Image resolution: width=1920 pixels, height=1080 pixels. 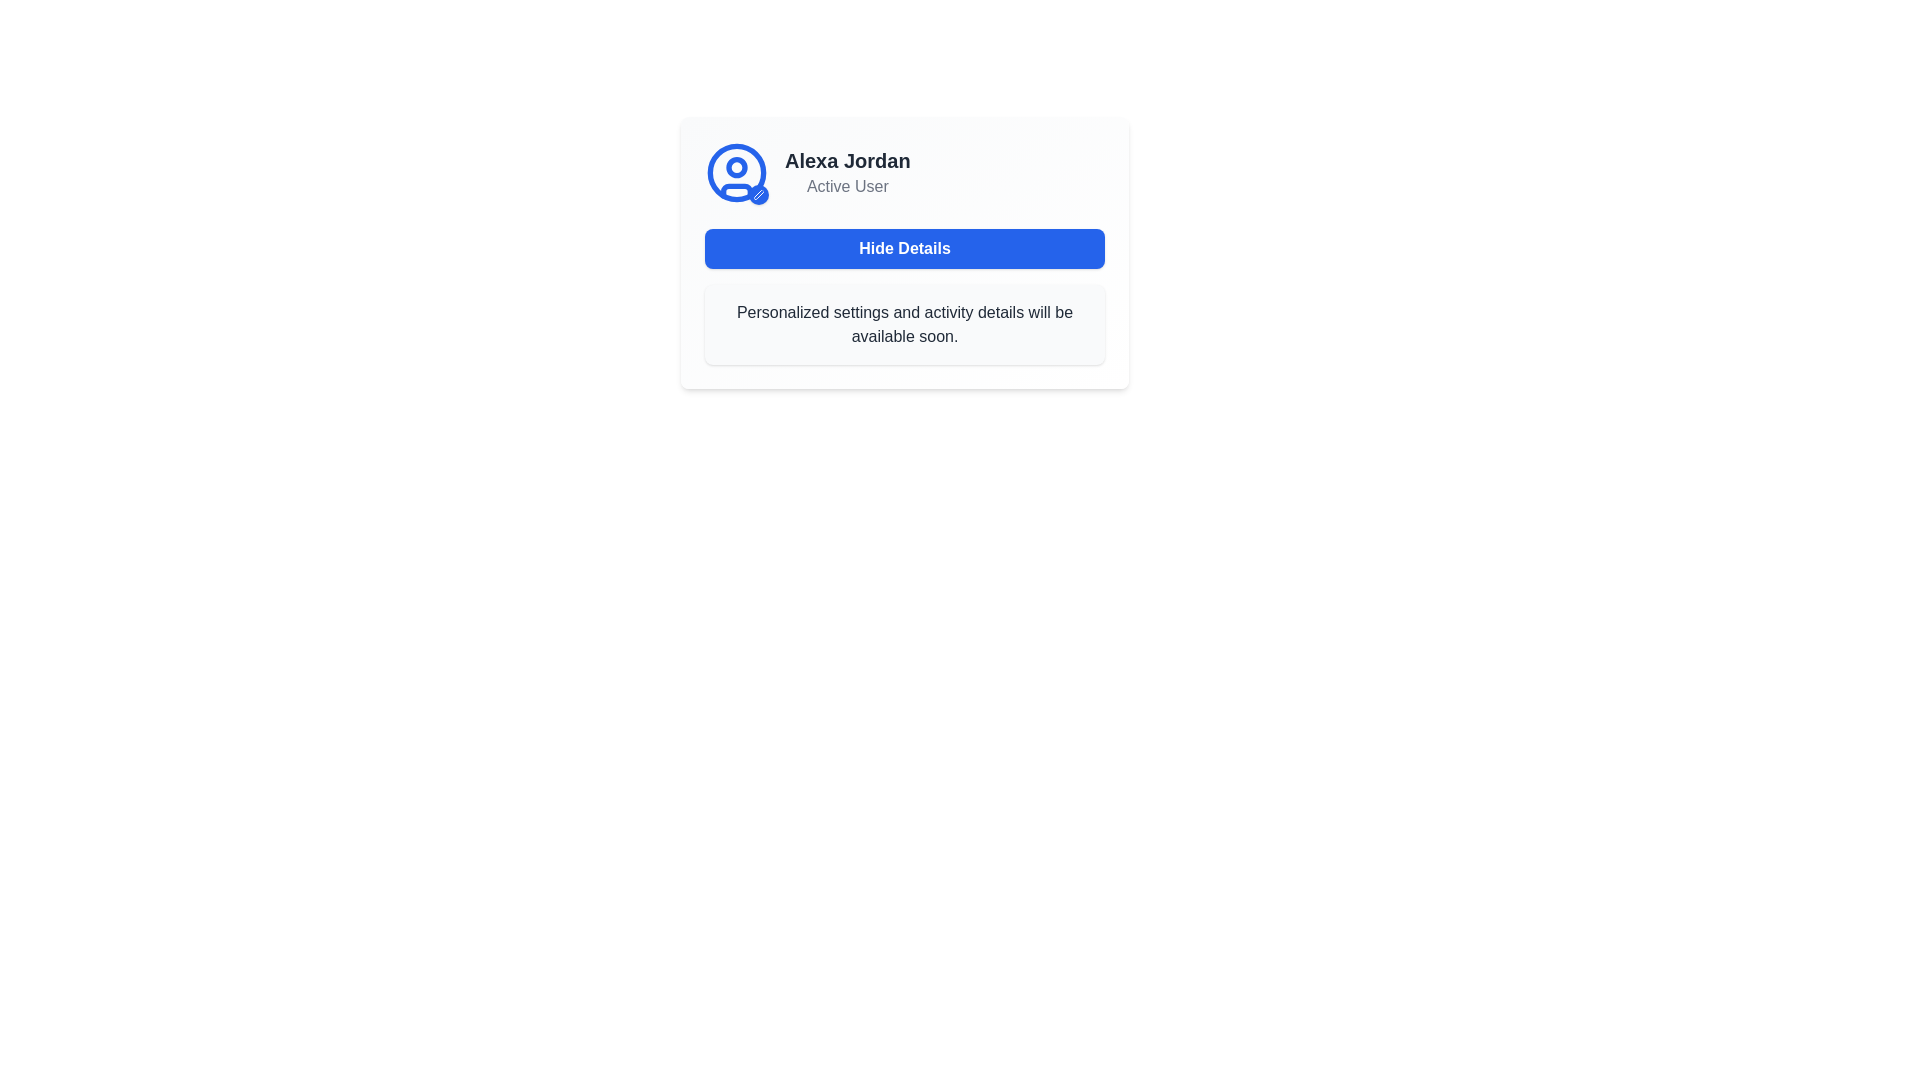 I want to click on the pen-shaped icon located within the circular button at the bottom-right corner of the user avatar icon in the top-left card, so click(x=757, y=193).